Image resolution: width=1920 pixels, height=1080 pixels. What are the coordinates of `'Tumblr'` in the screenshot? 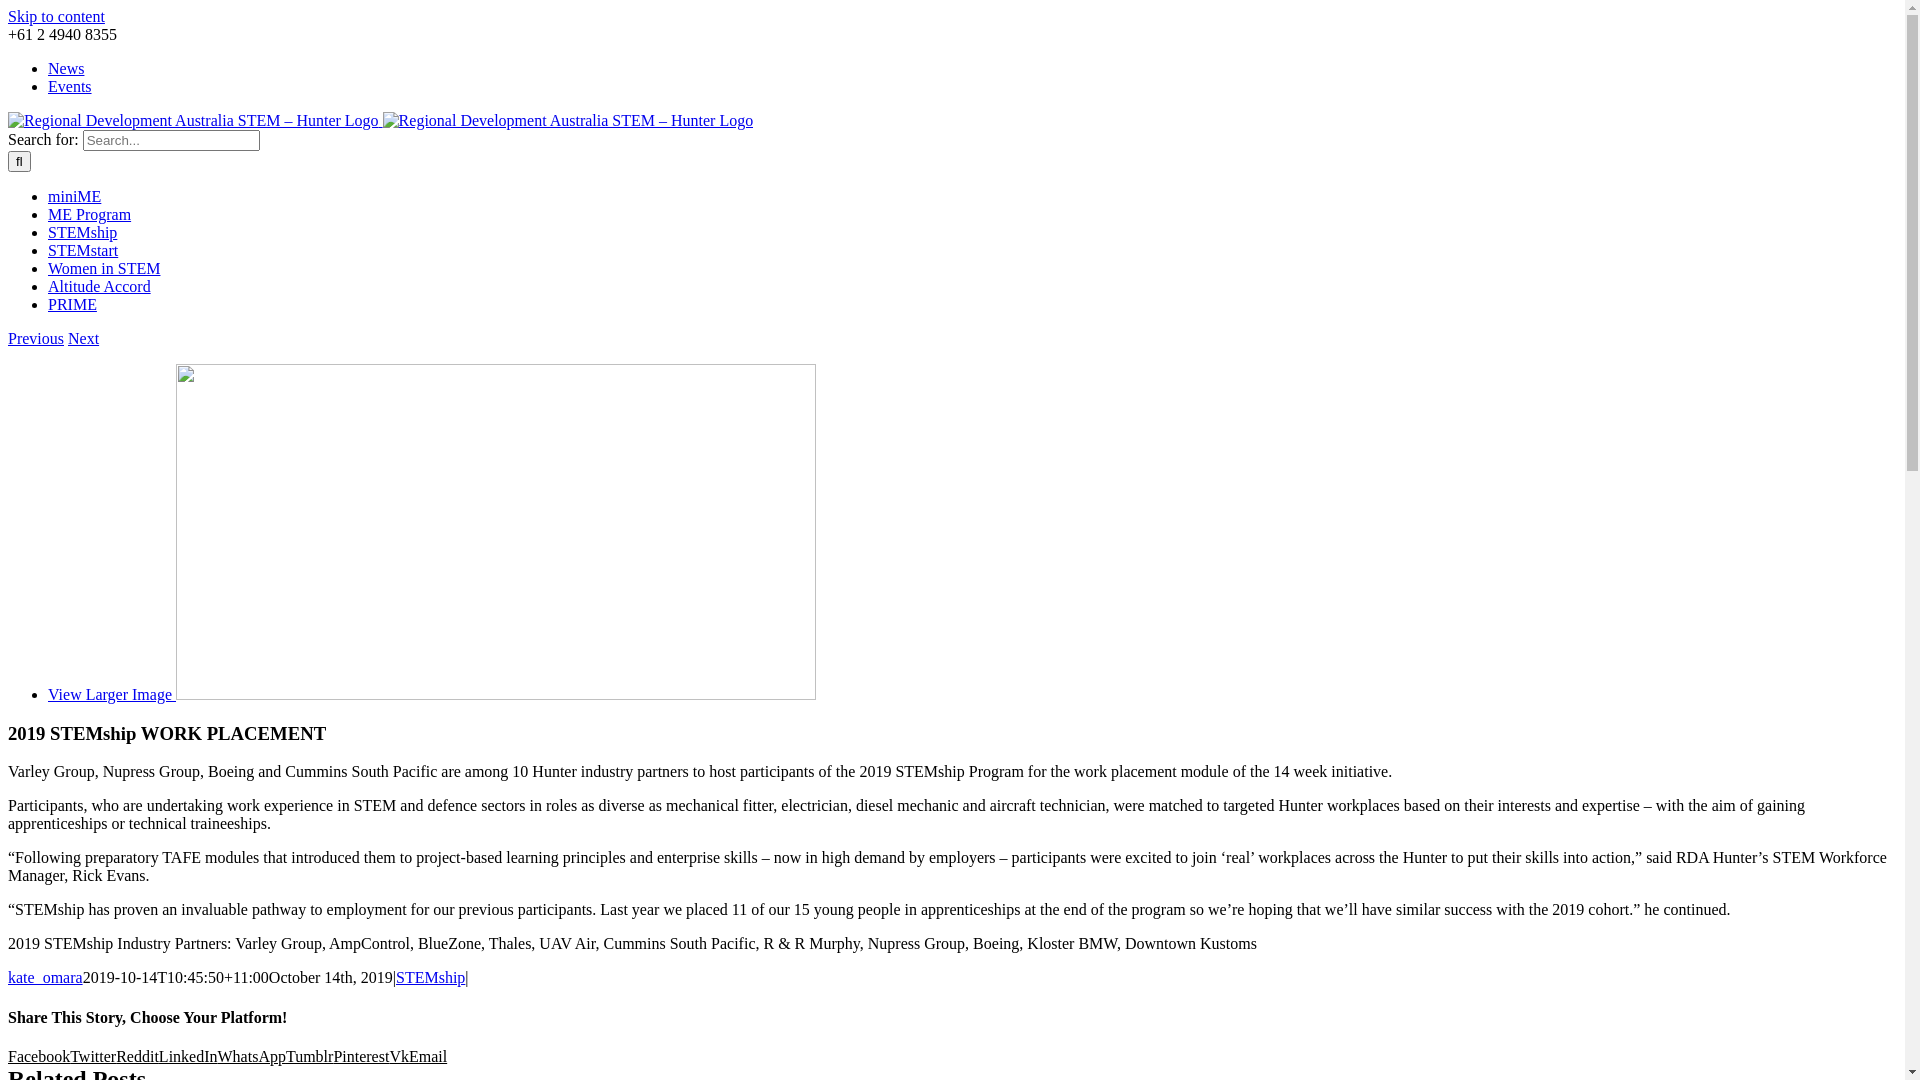 It's located at (308, 1055).